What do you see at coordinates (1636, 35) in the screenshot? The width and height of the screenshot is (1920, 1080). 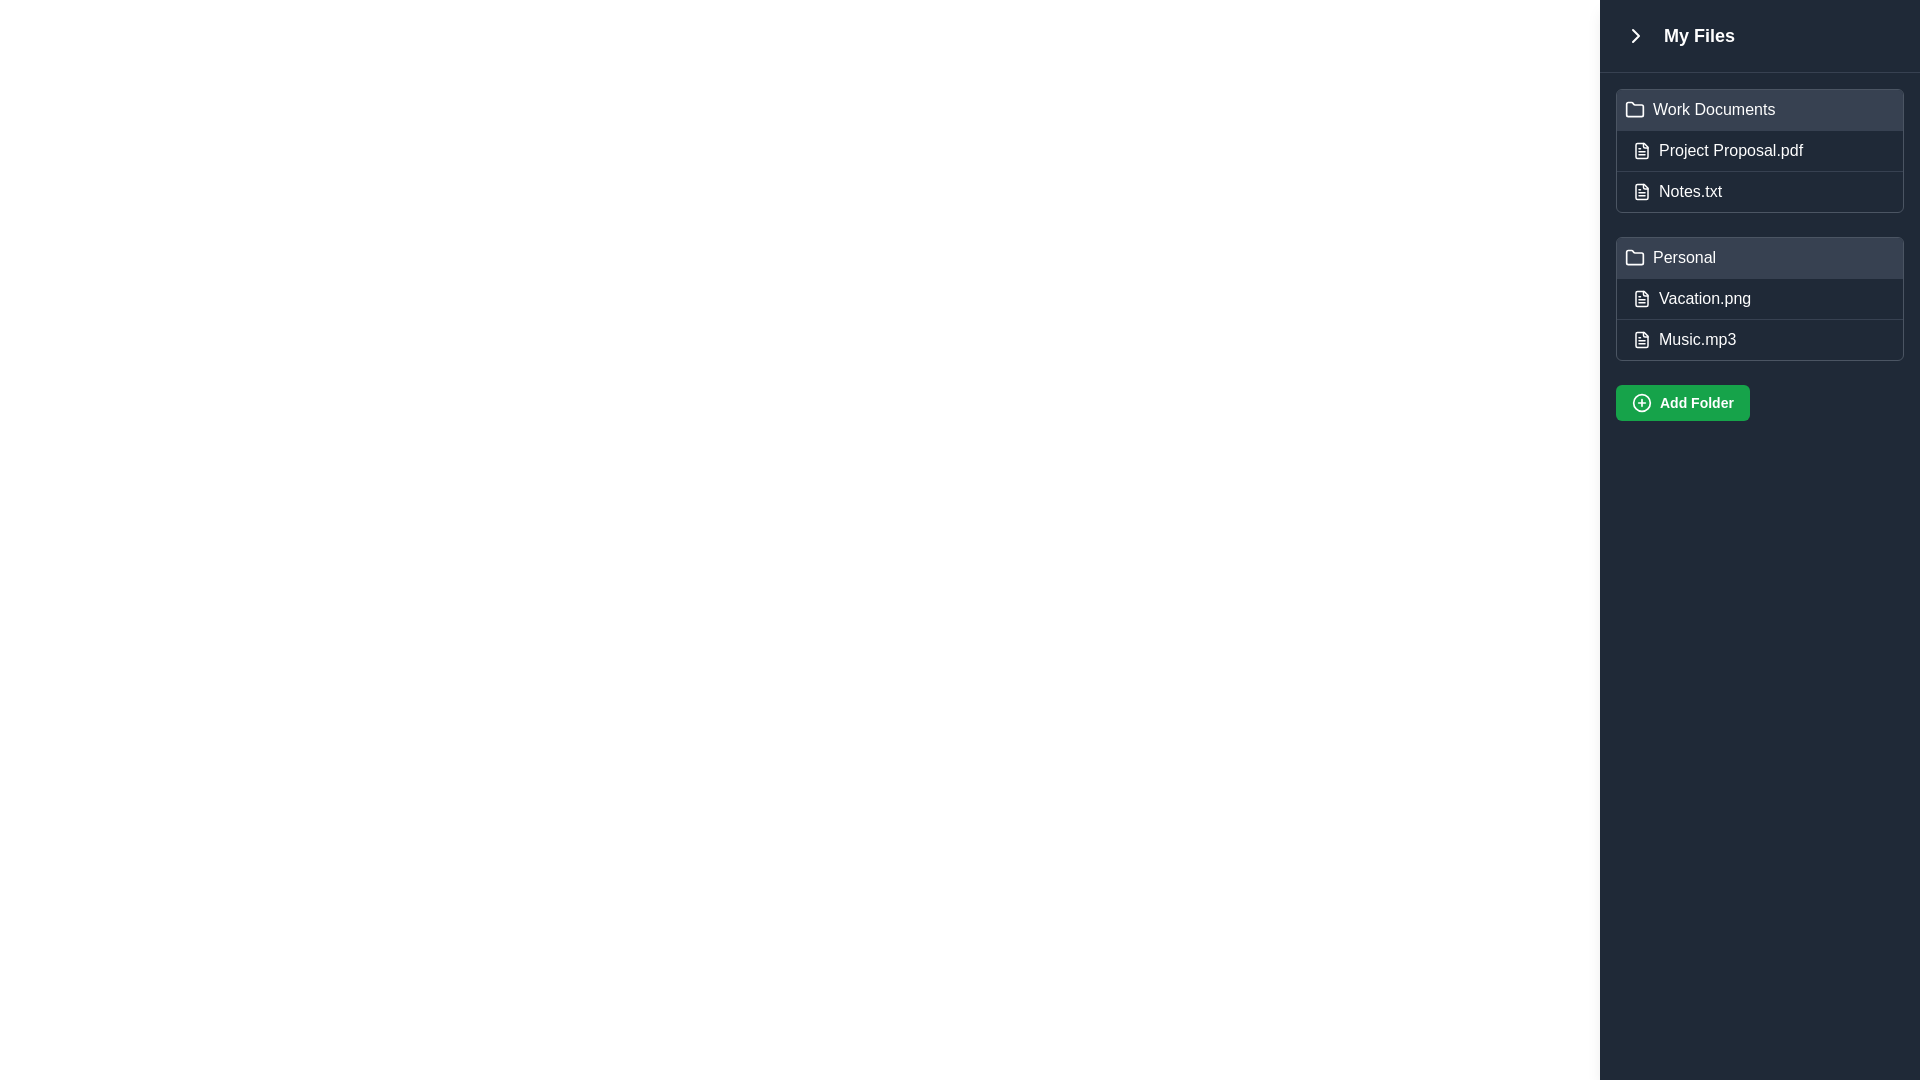 I see `the small, rightward-pointing chevron arrow icon button located near the top left corner of the interface` at bounding box center [1636, 35].